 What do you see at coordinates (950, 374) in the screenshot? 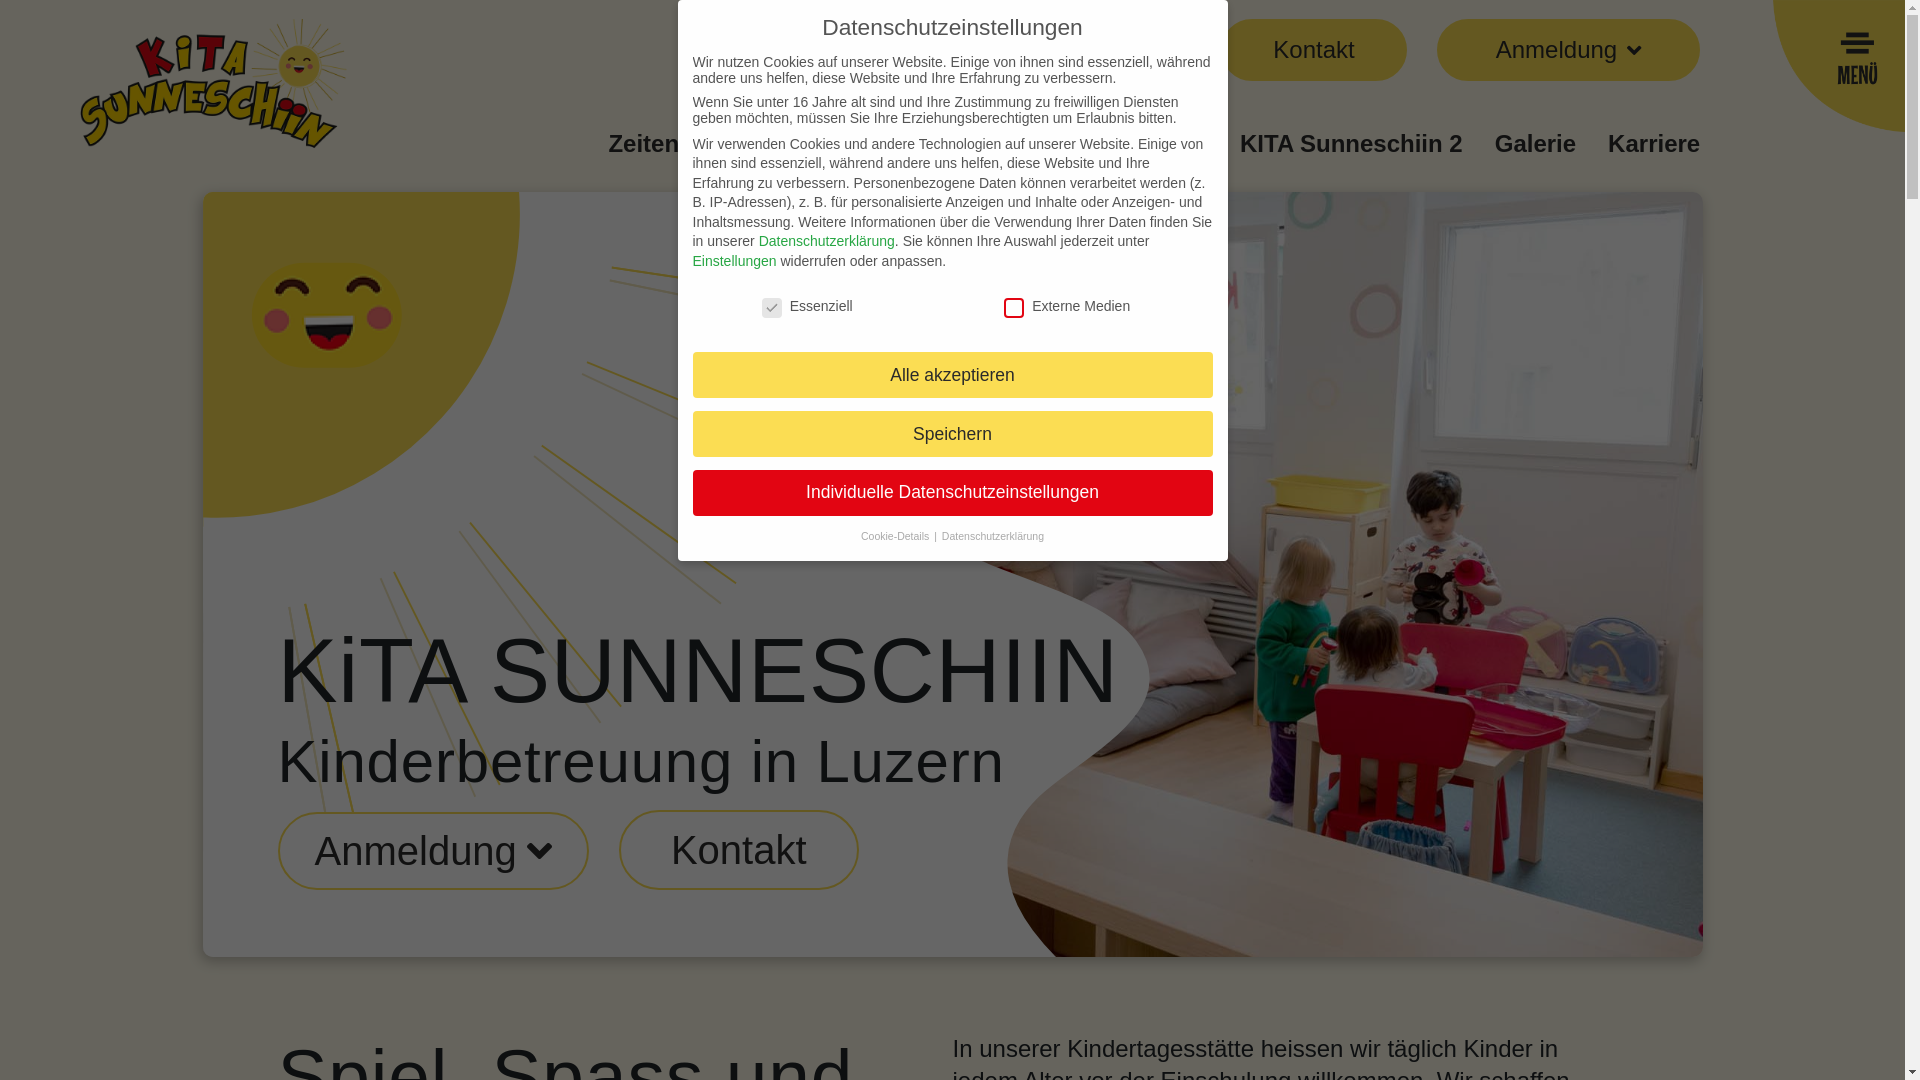
I see `'Alle akzeptieren'` at bounding box center [950, 374].